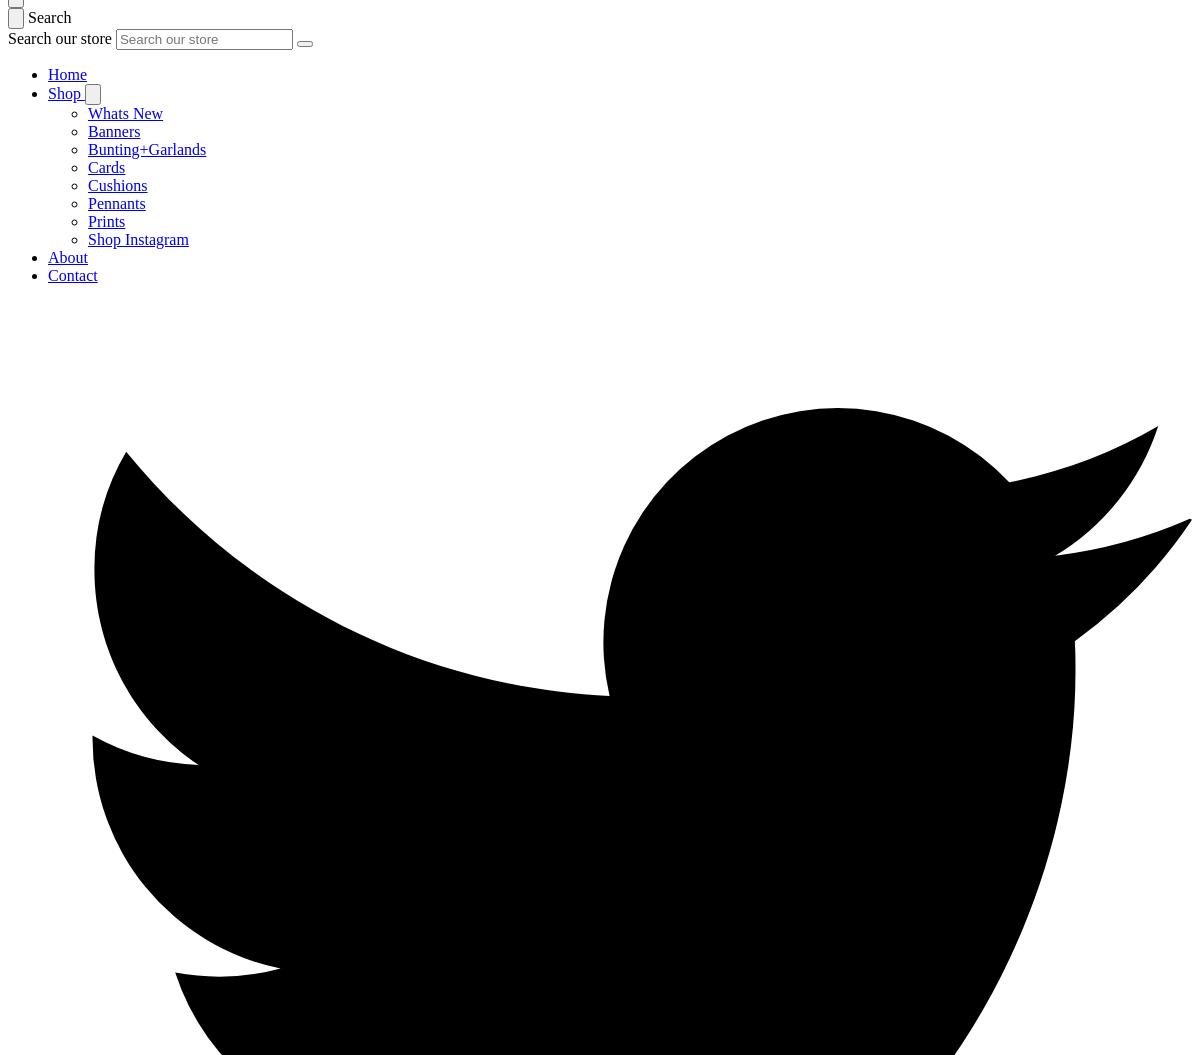 Image resolution: width=1200 pixels, height=1055 pixels. I want to click on 'Shop', so click(66, 92).